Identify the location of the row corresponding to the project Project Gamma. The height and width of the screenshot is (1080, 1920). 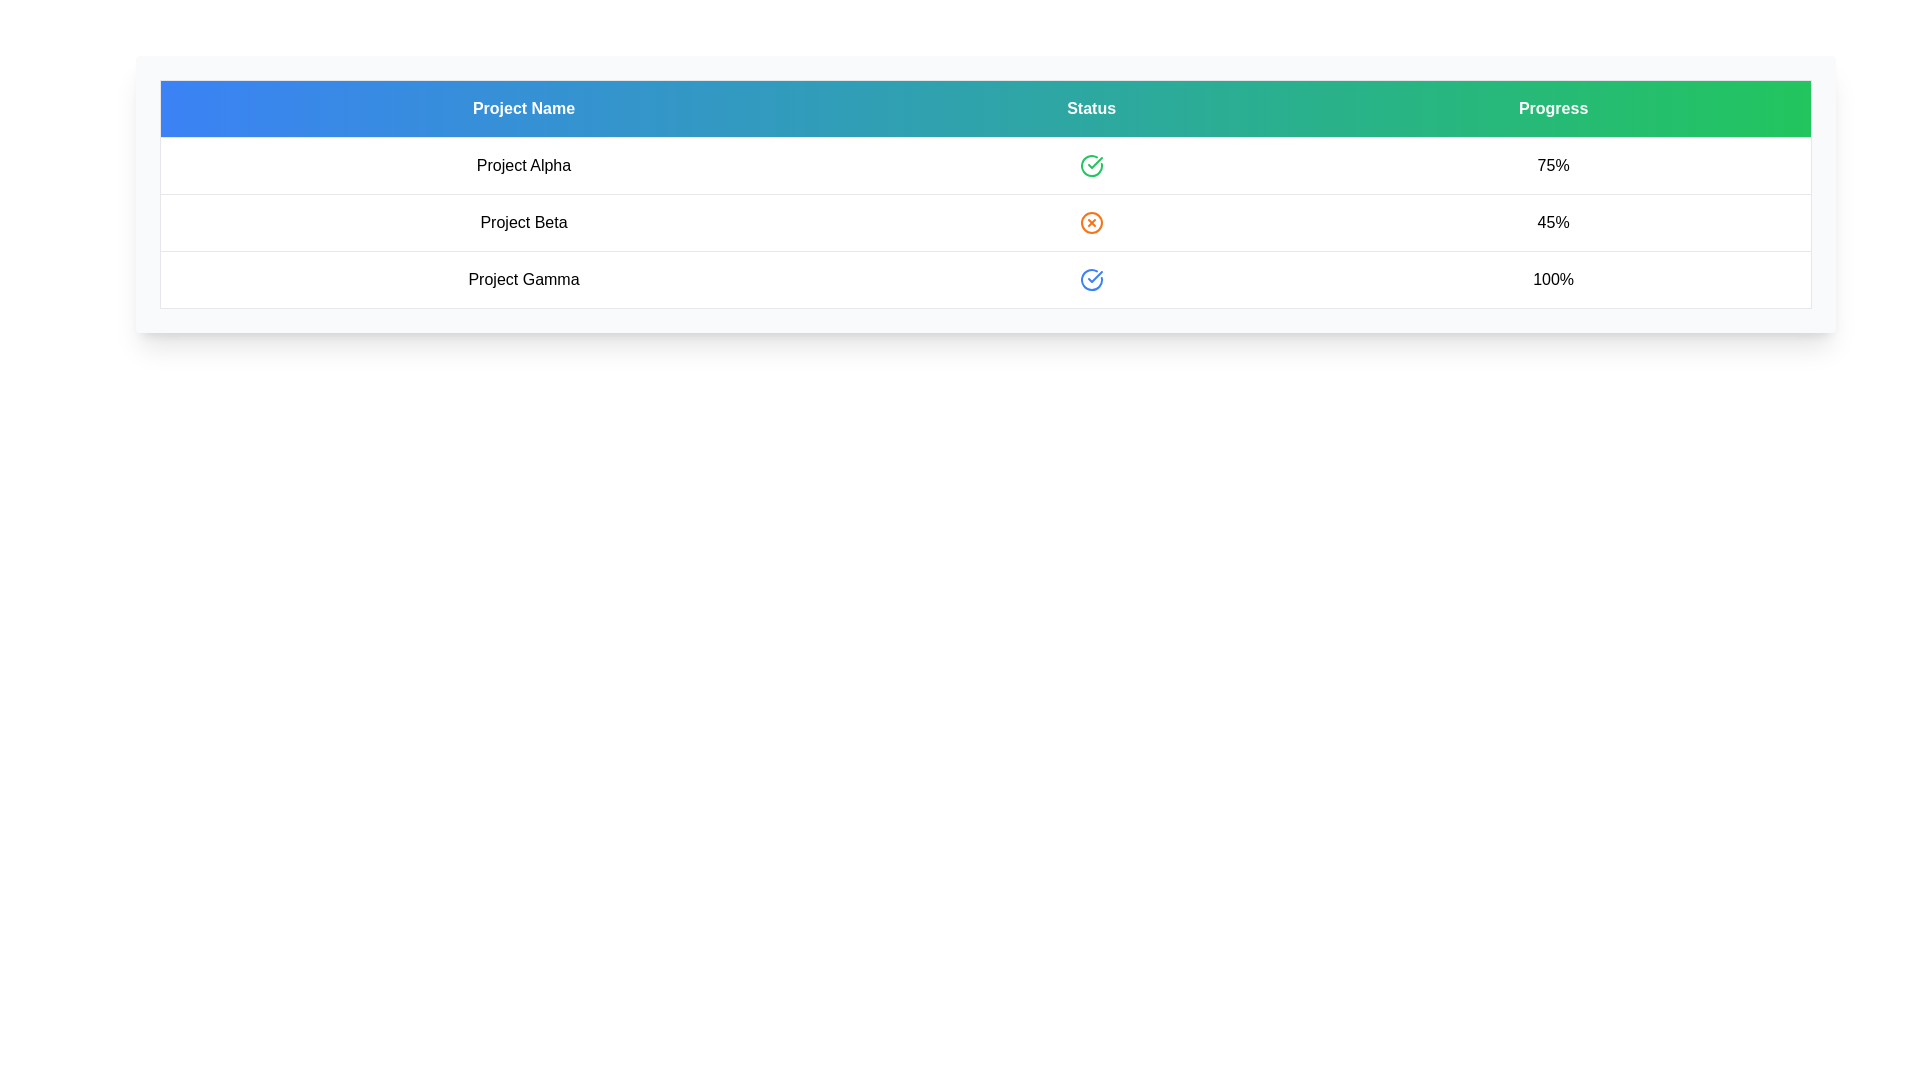
(523, 280).